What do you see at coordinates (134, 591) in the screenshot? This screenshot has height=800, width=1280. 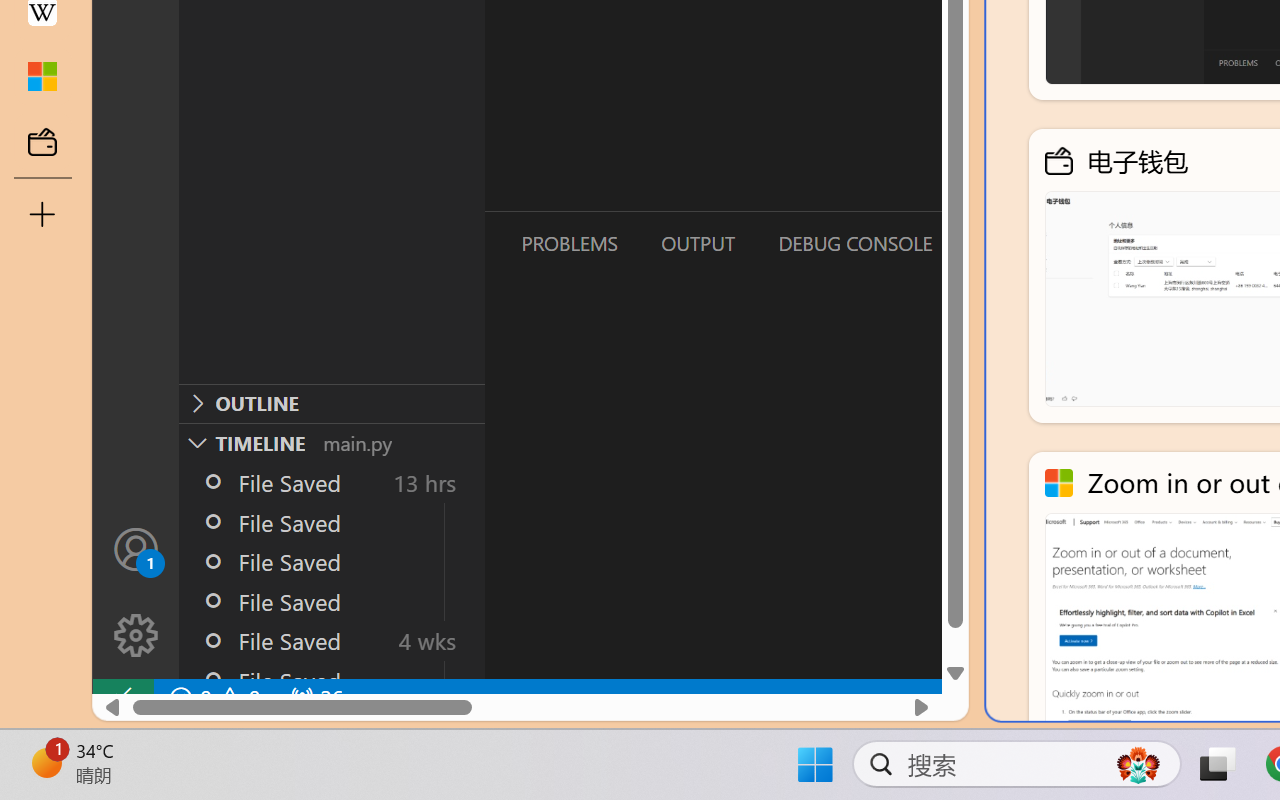 I see `'Manage'` at bounding box center [134, 591].